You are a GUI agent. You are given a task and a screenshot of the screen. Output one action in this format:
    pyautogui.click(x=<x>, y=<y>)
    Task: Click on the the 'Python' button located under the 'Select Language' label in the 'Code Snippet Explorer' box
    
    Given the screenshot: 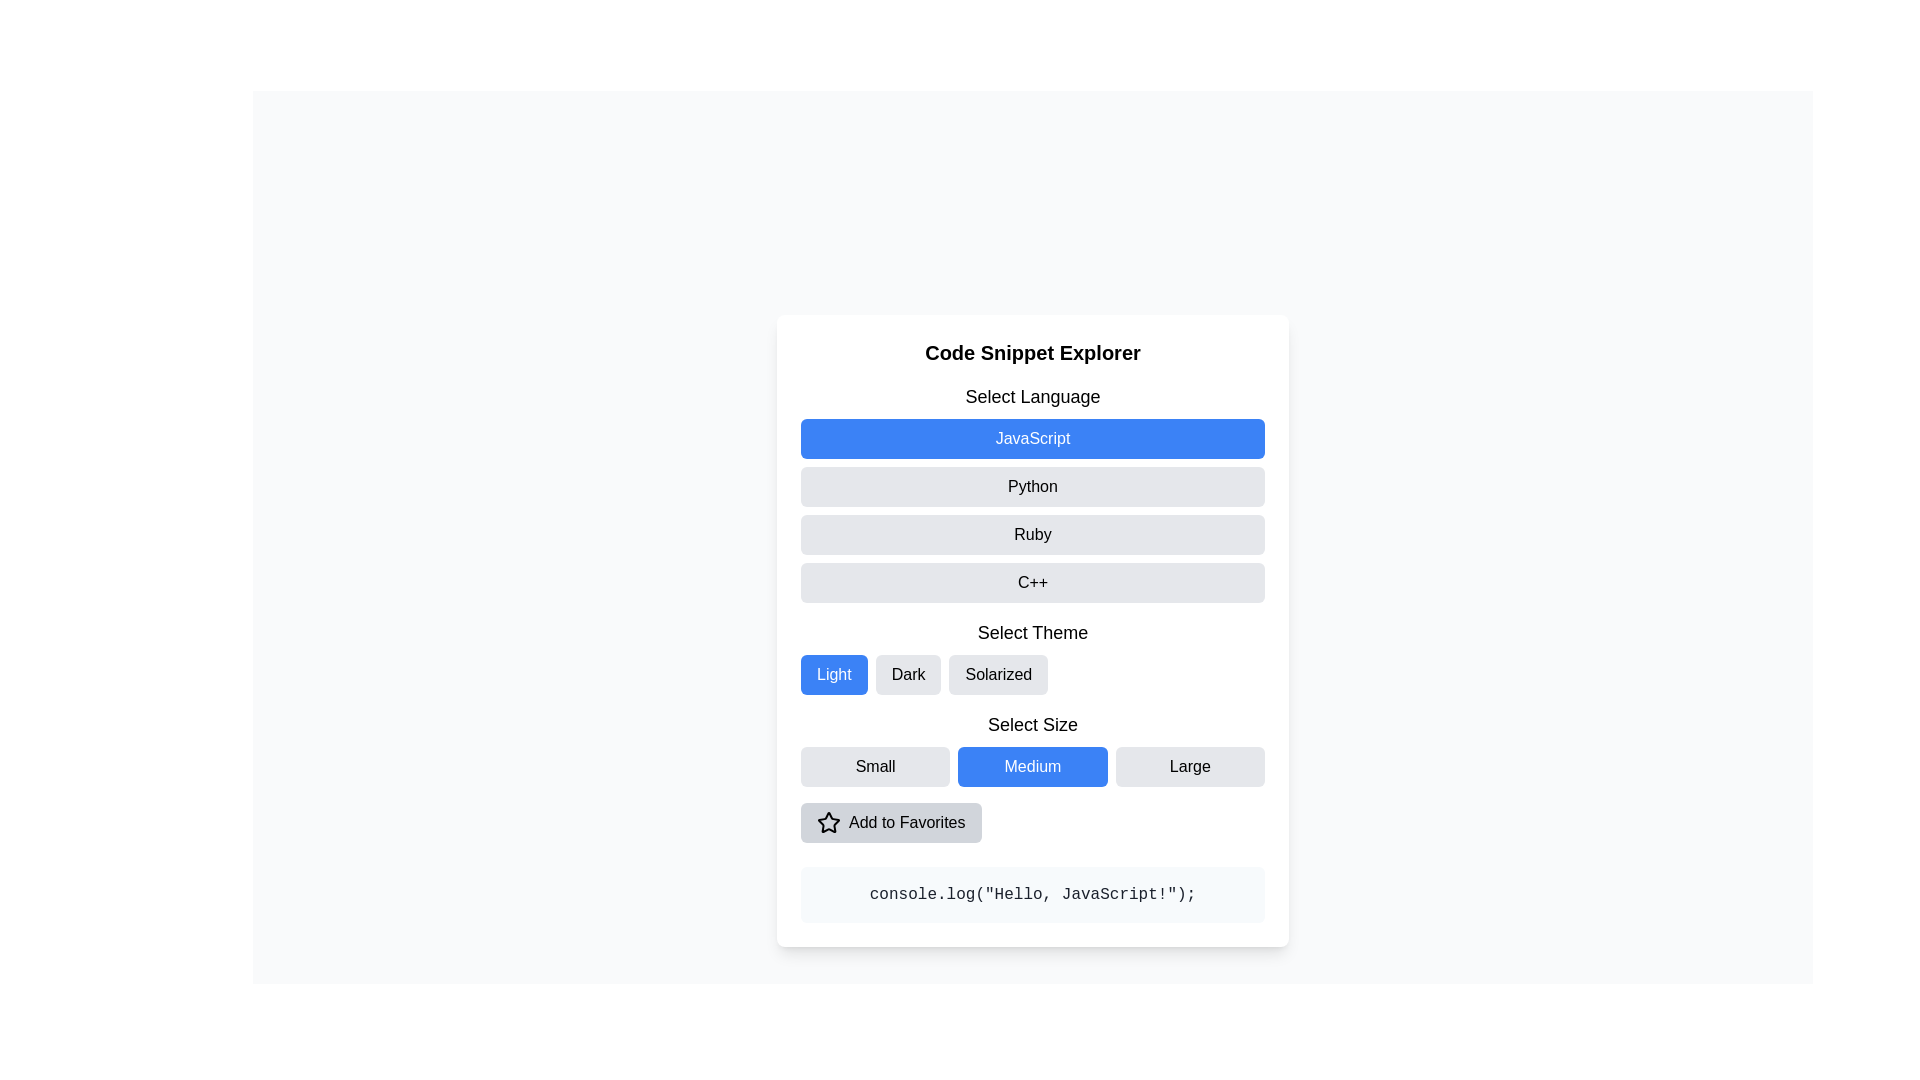 What is the action you would take?
    pyautogui.click(x=1032, y=493)
    